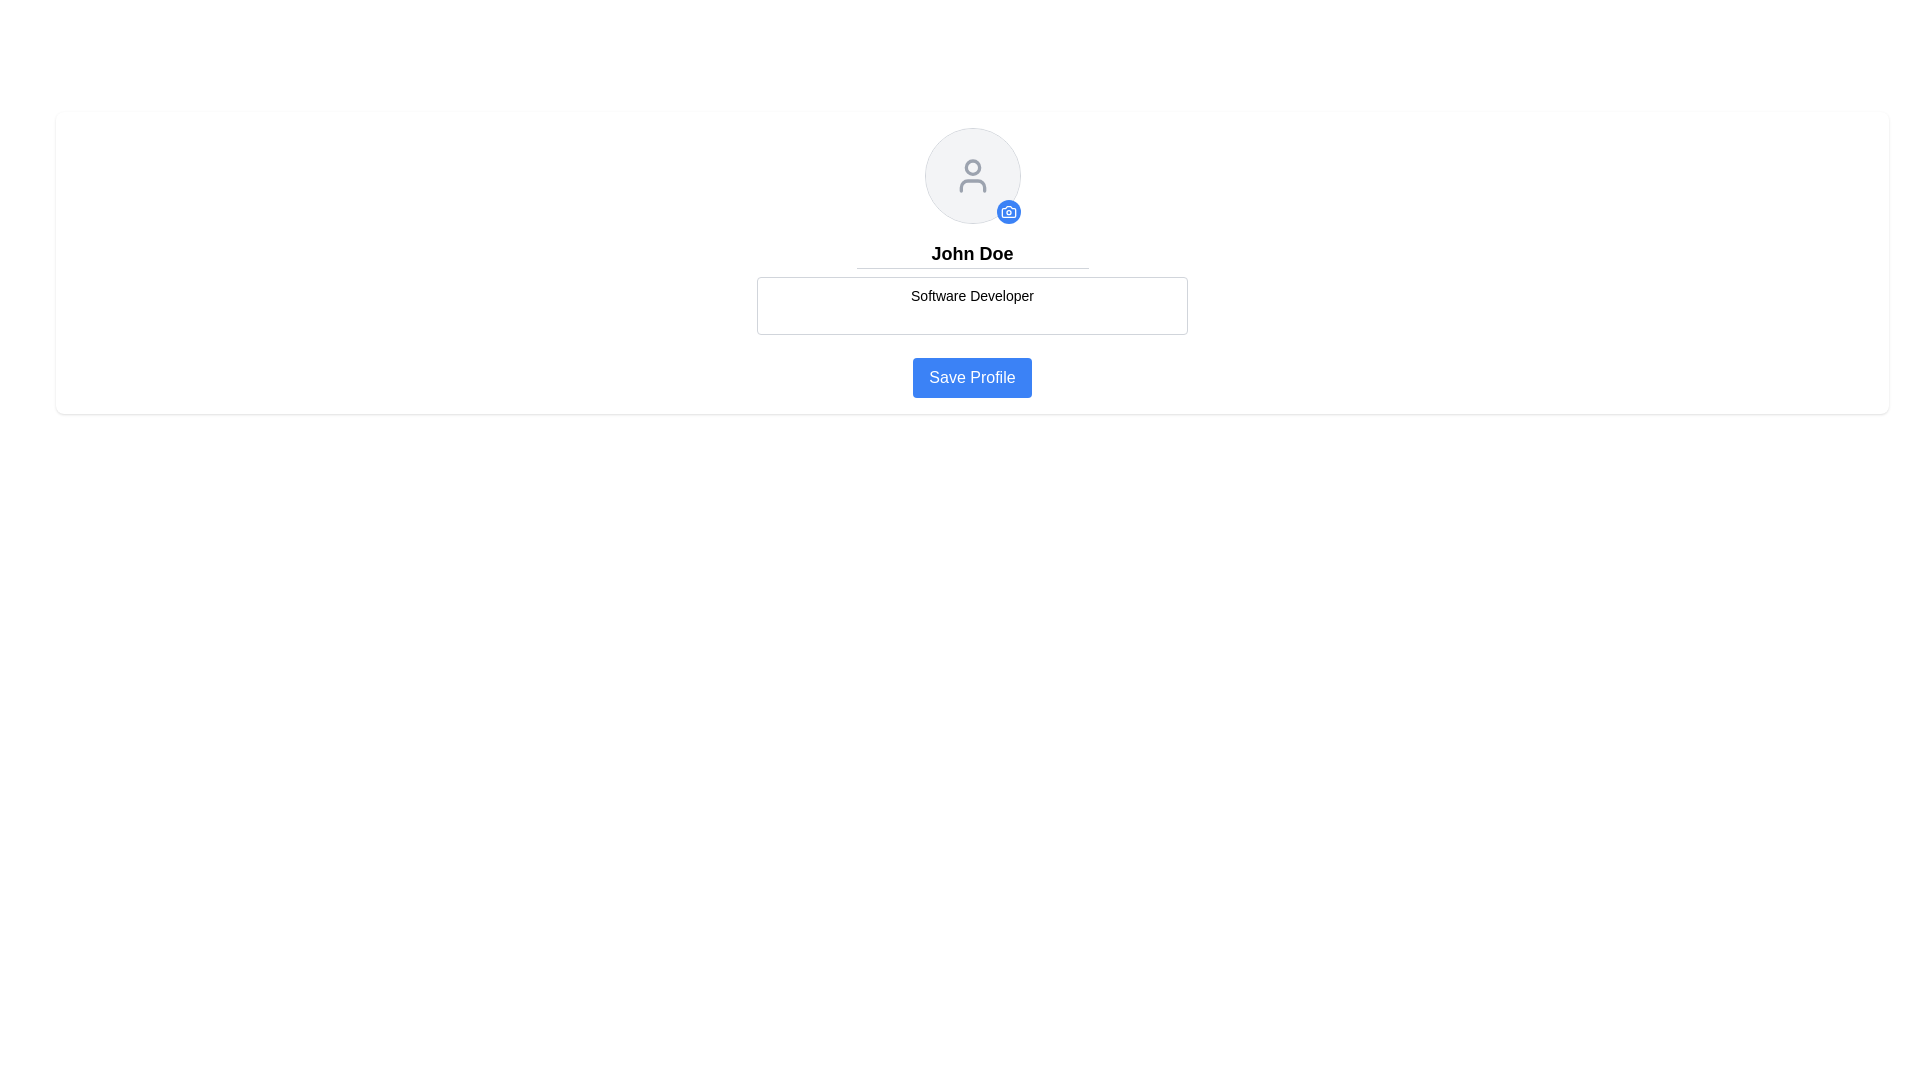 This screenshot has width=1920, height=1080. I want to click on the user profile picture icon located at the center top of the interface, within a circular placeholder, so click(972, 175).